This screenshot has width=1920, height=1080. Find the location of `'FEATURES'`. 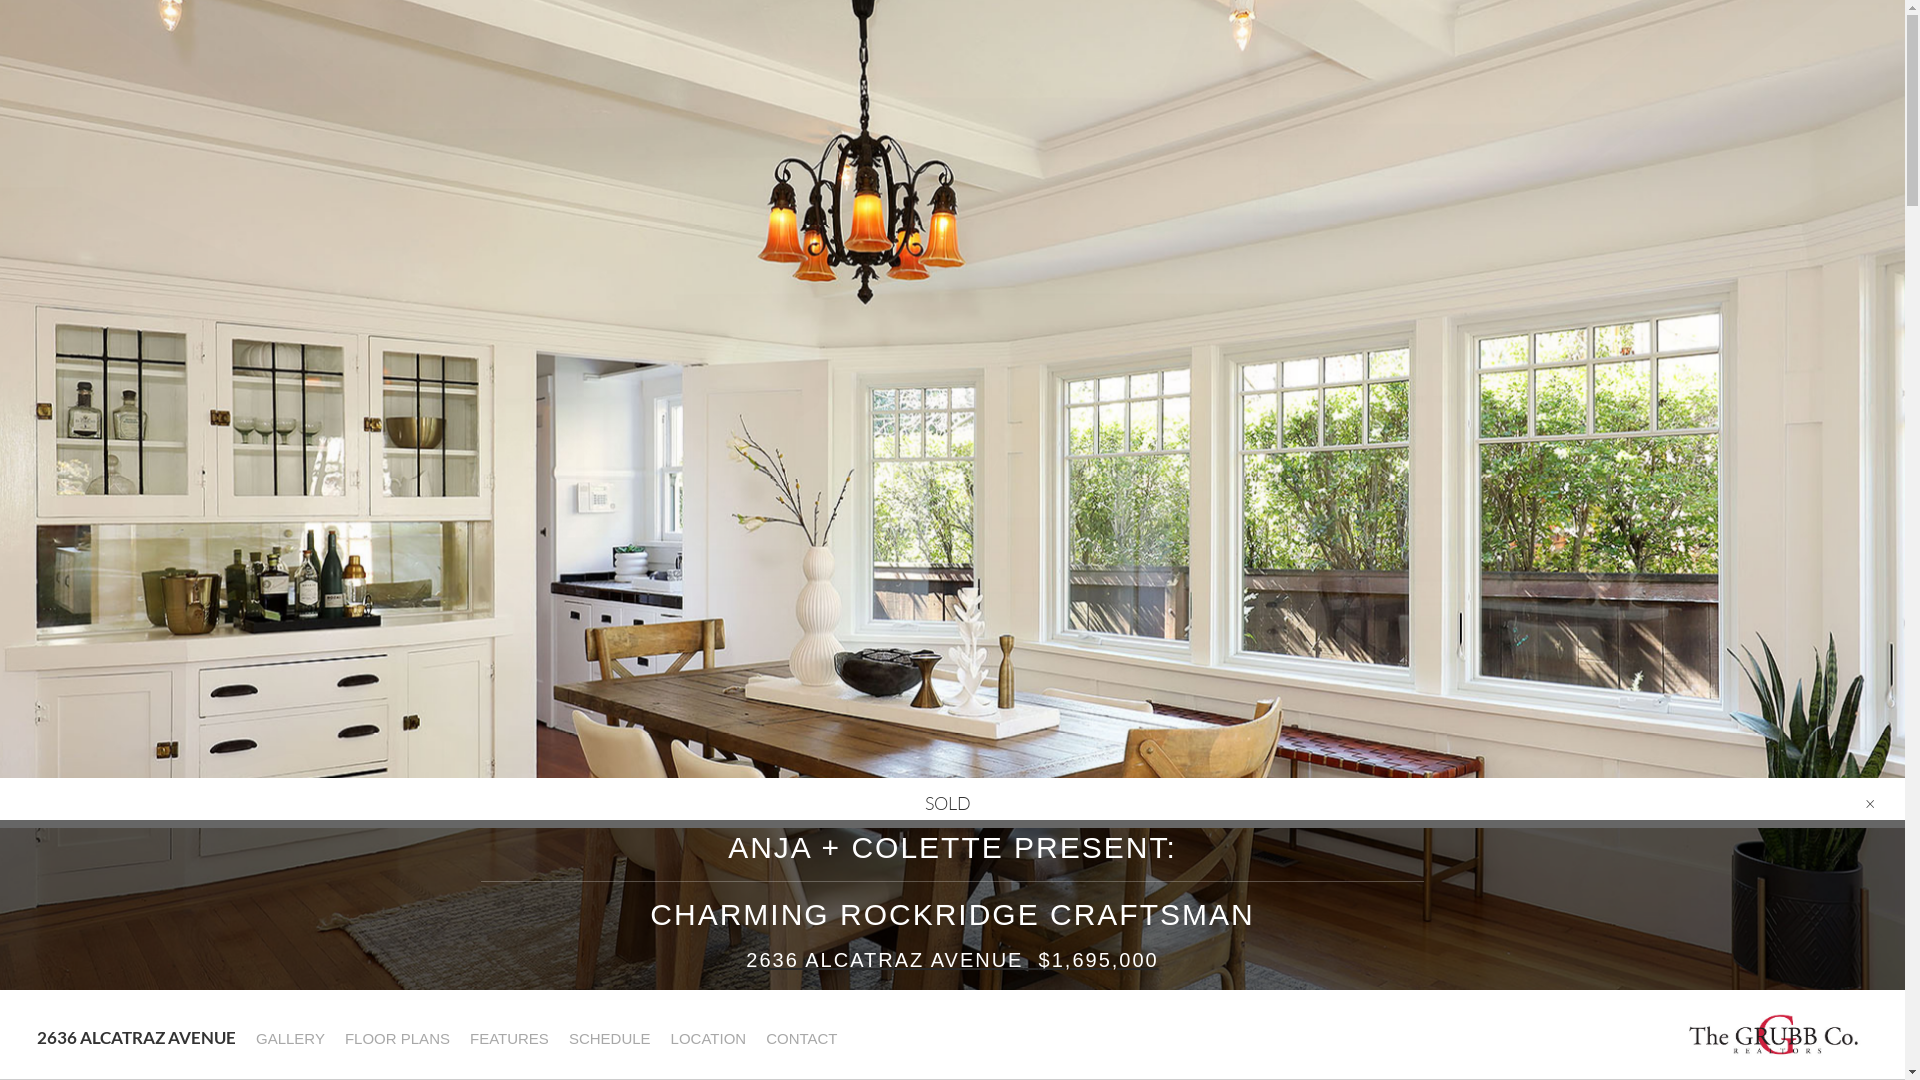

'FEATURES' is located at coordinates (508, 1037).